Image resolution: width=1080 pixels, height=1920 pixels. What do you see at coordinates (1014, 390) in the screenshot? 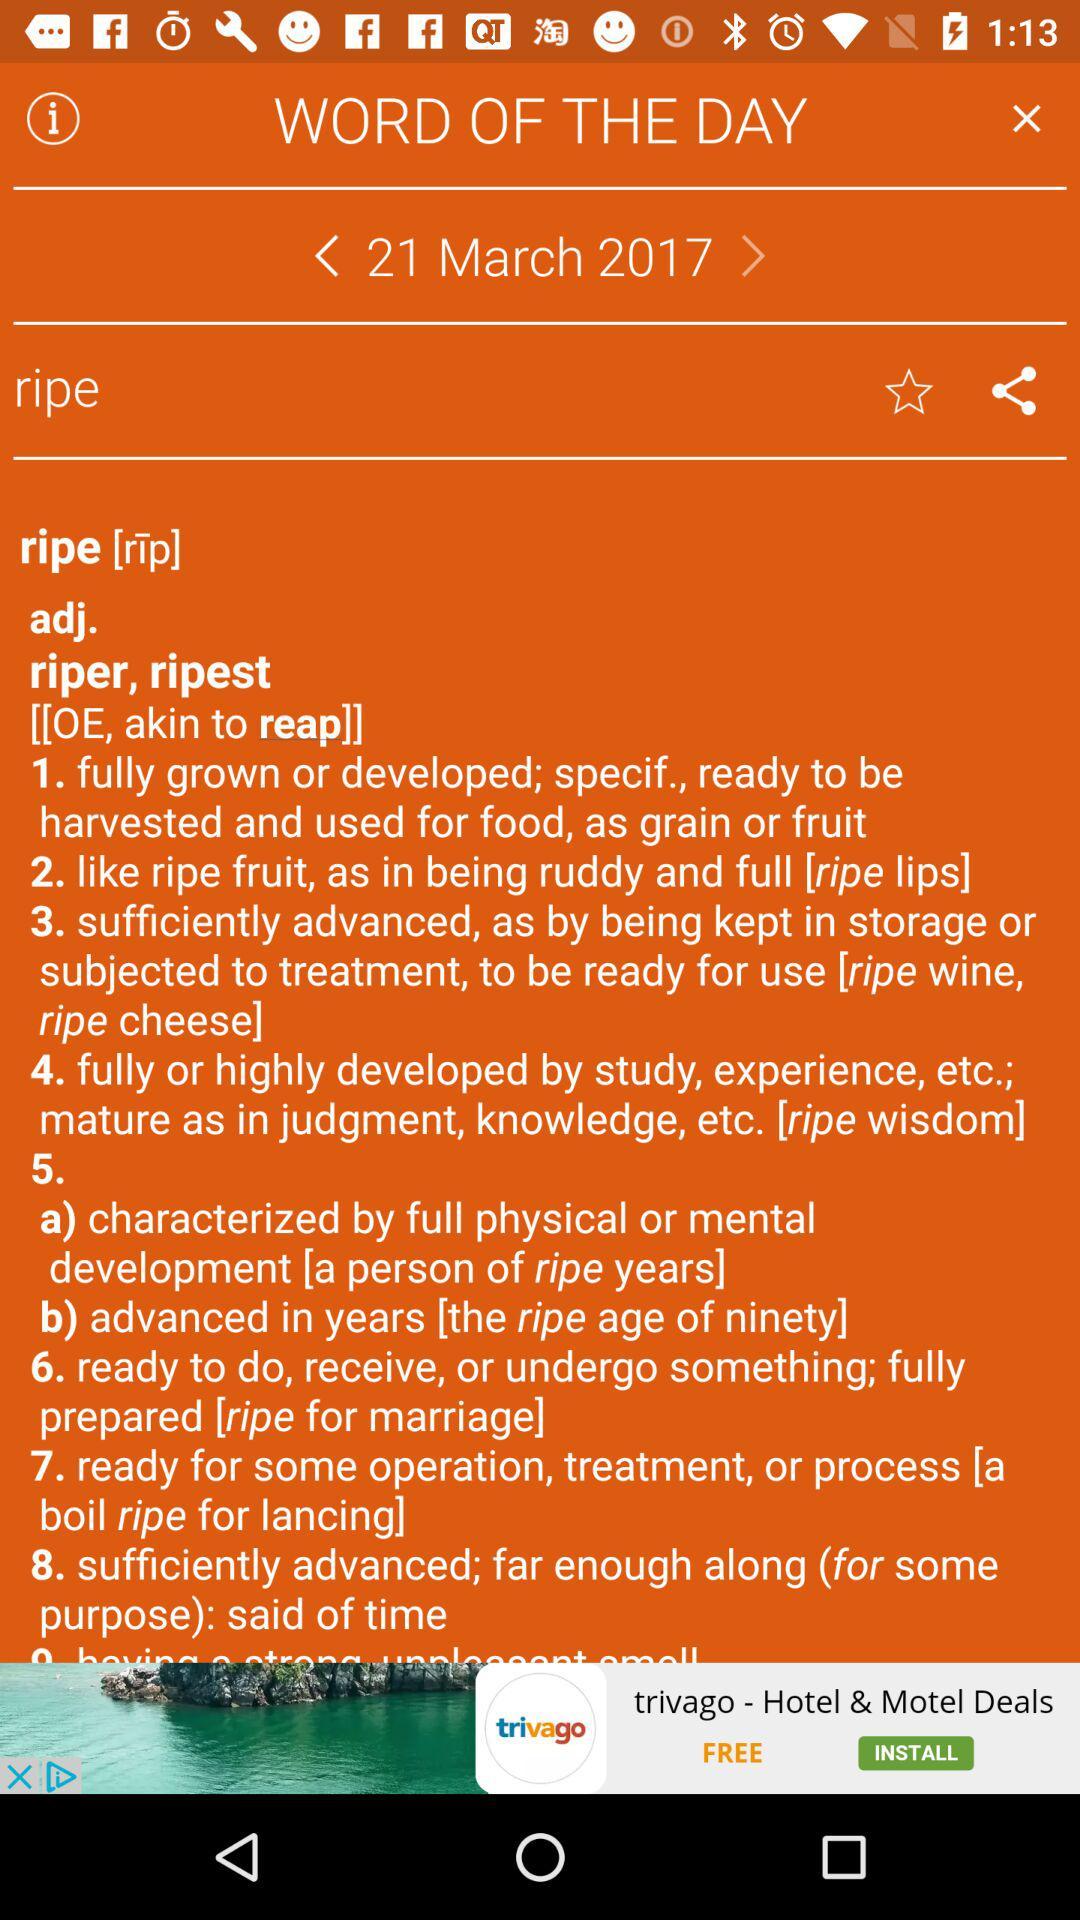
I see `share button` at bounding box center [1014, 390].